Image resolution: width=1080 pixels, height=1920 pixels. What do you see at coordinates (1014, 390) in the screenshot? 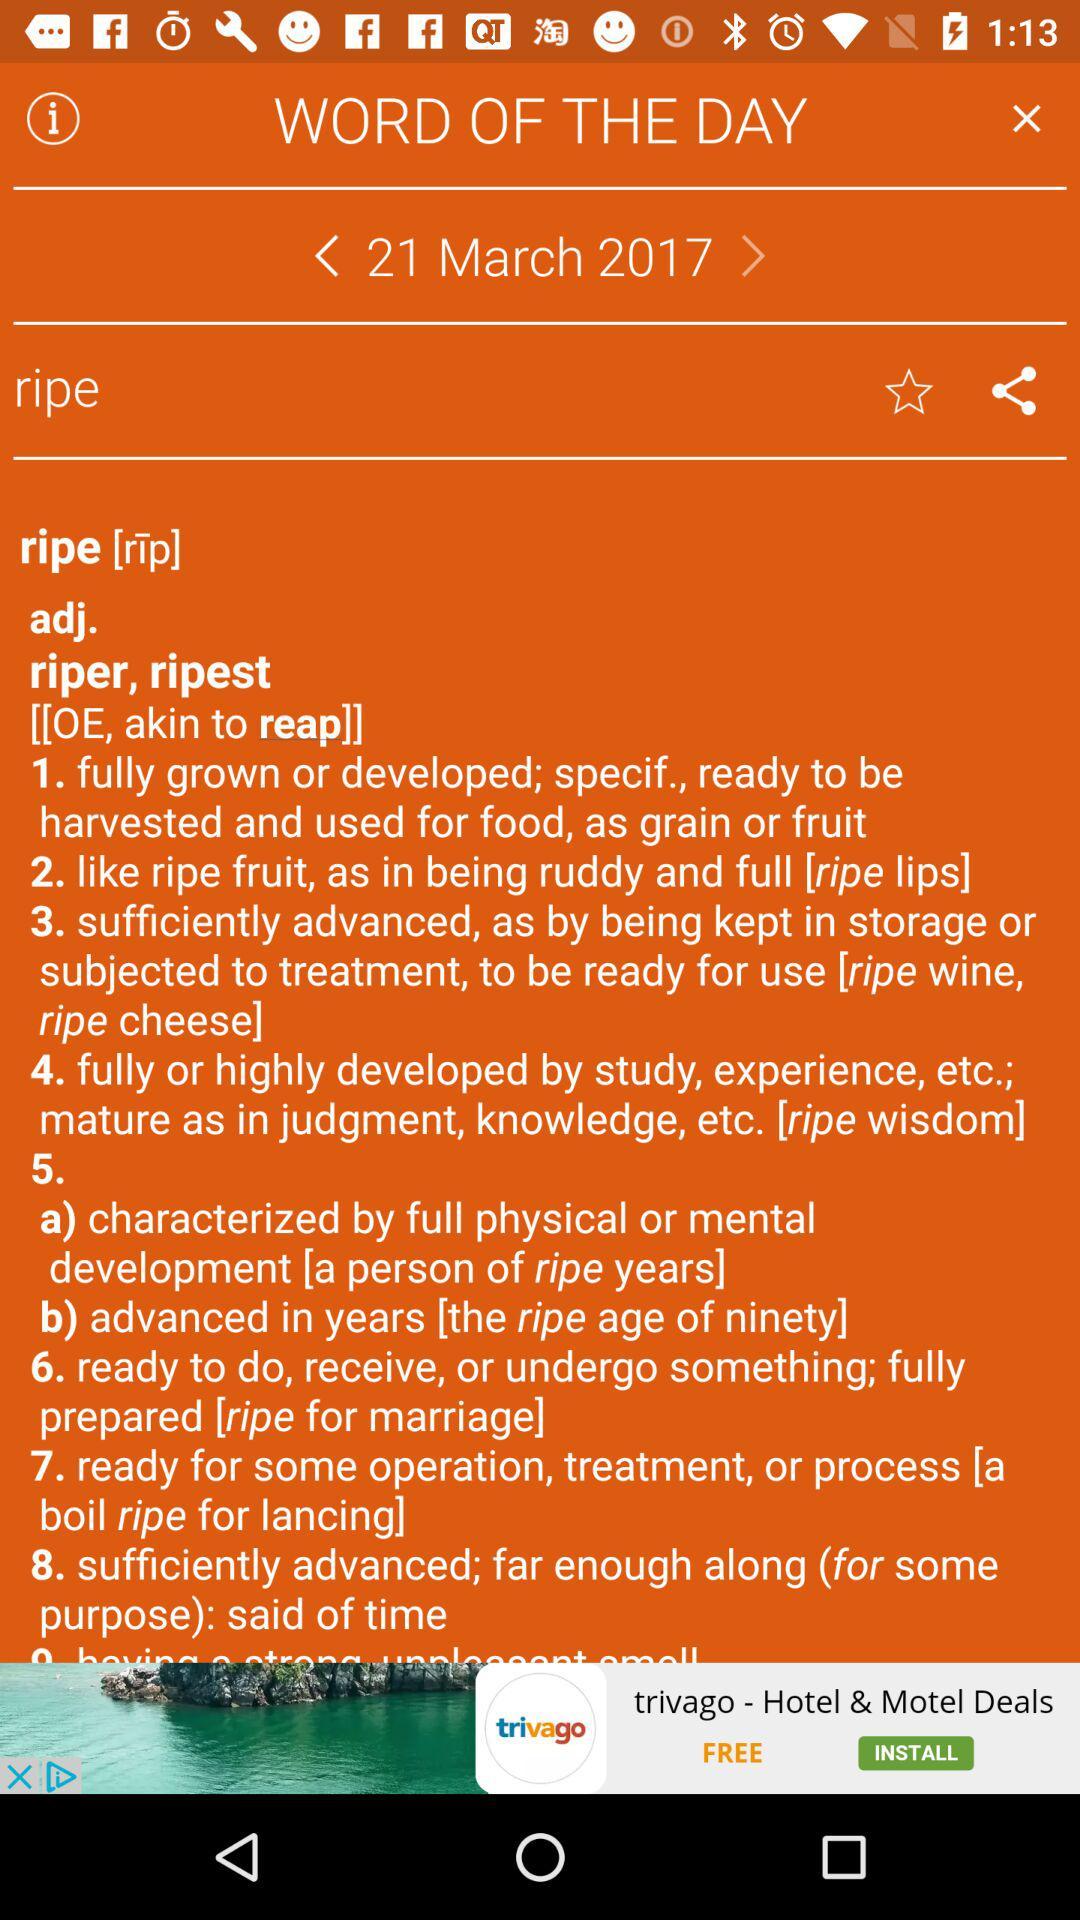
I see `share button` at bounding box center [1014, 390].